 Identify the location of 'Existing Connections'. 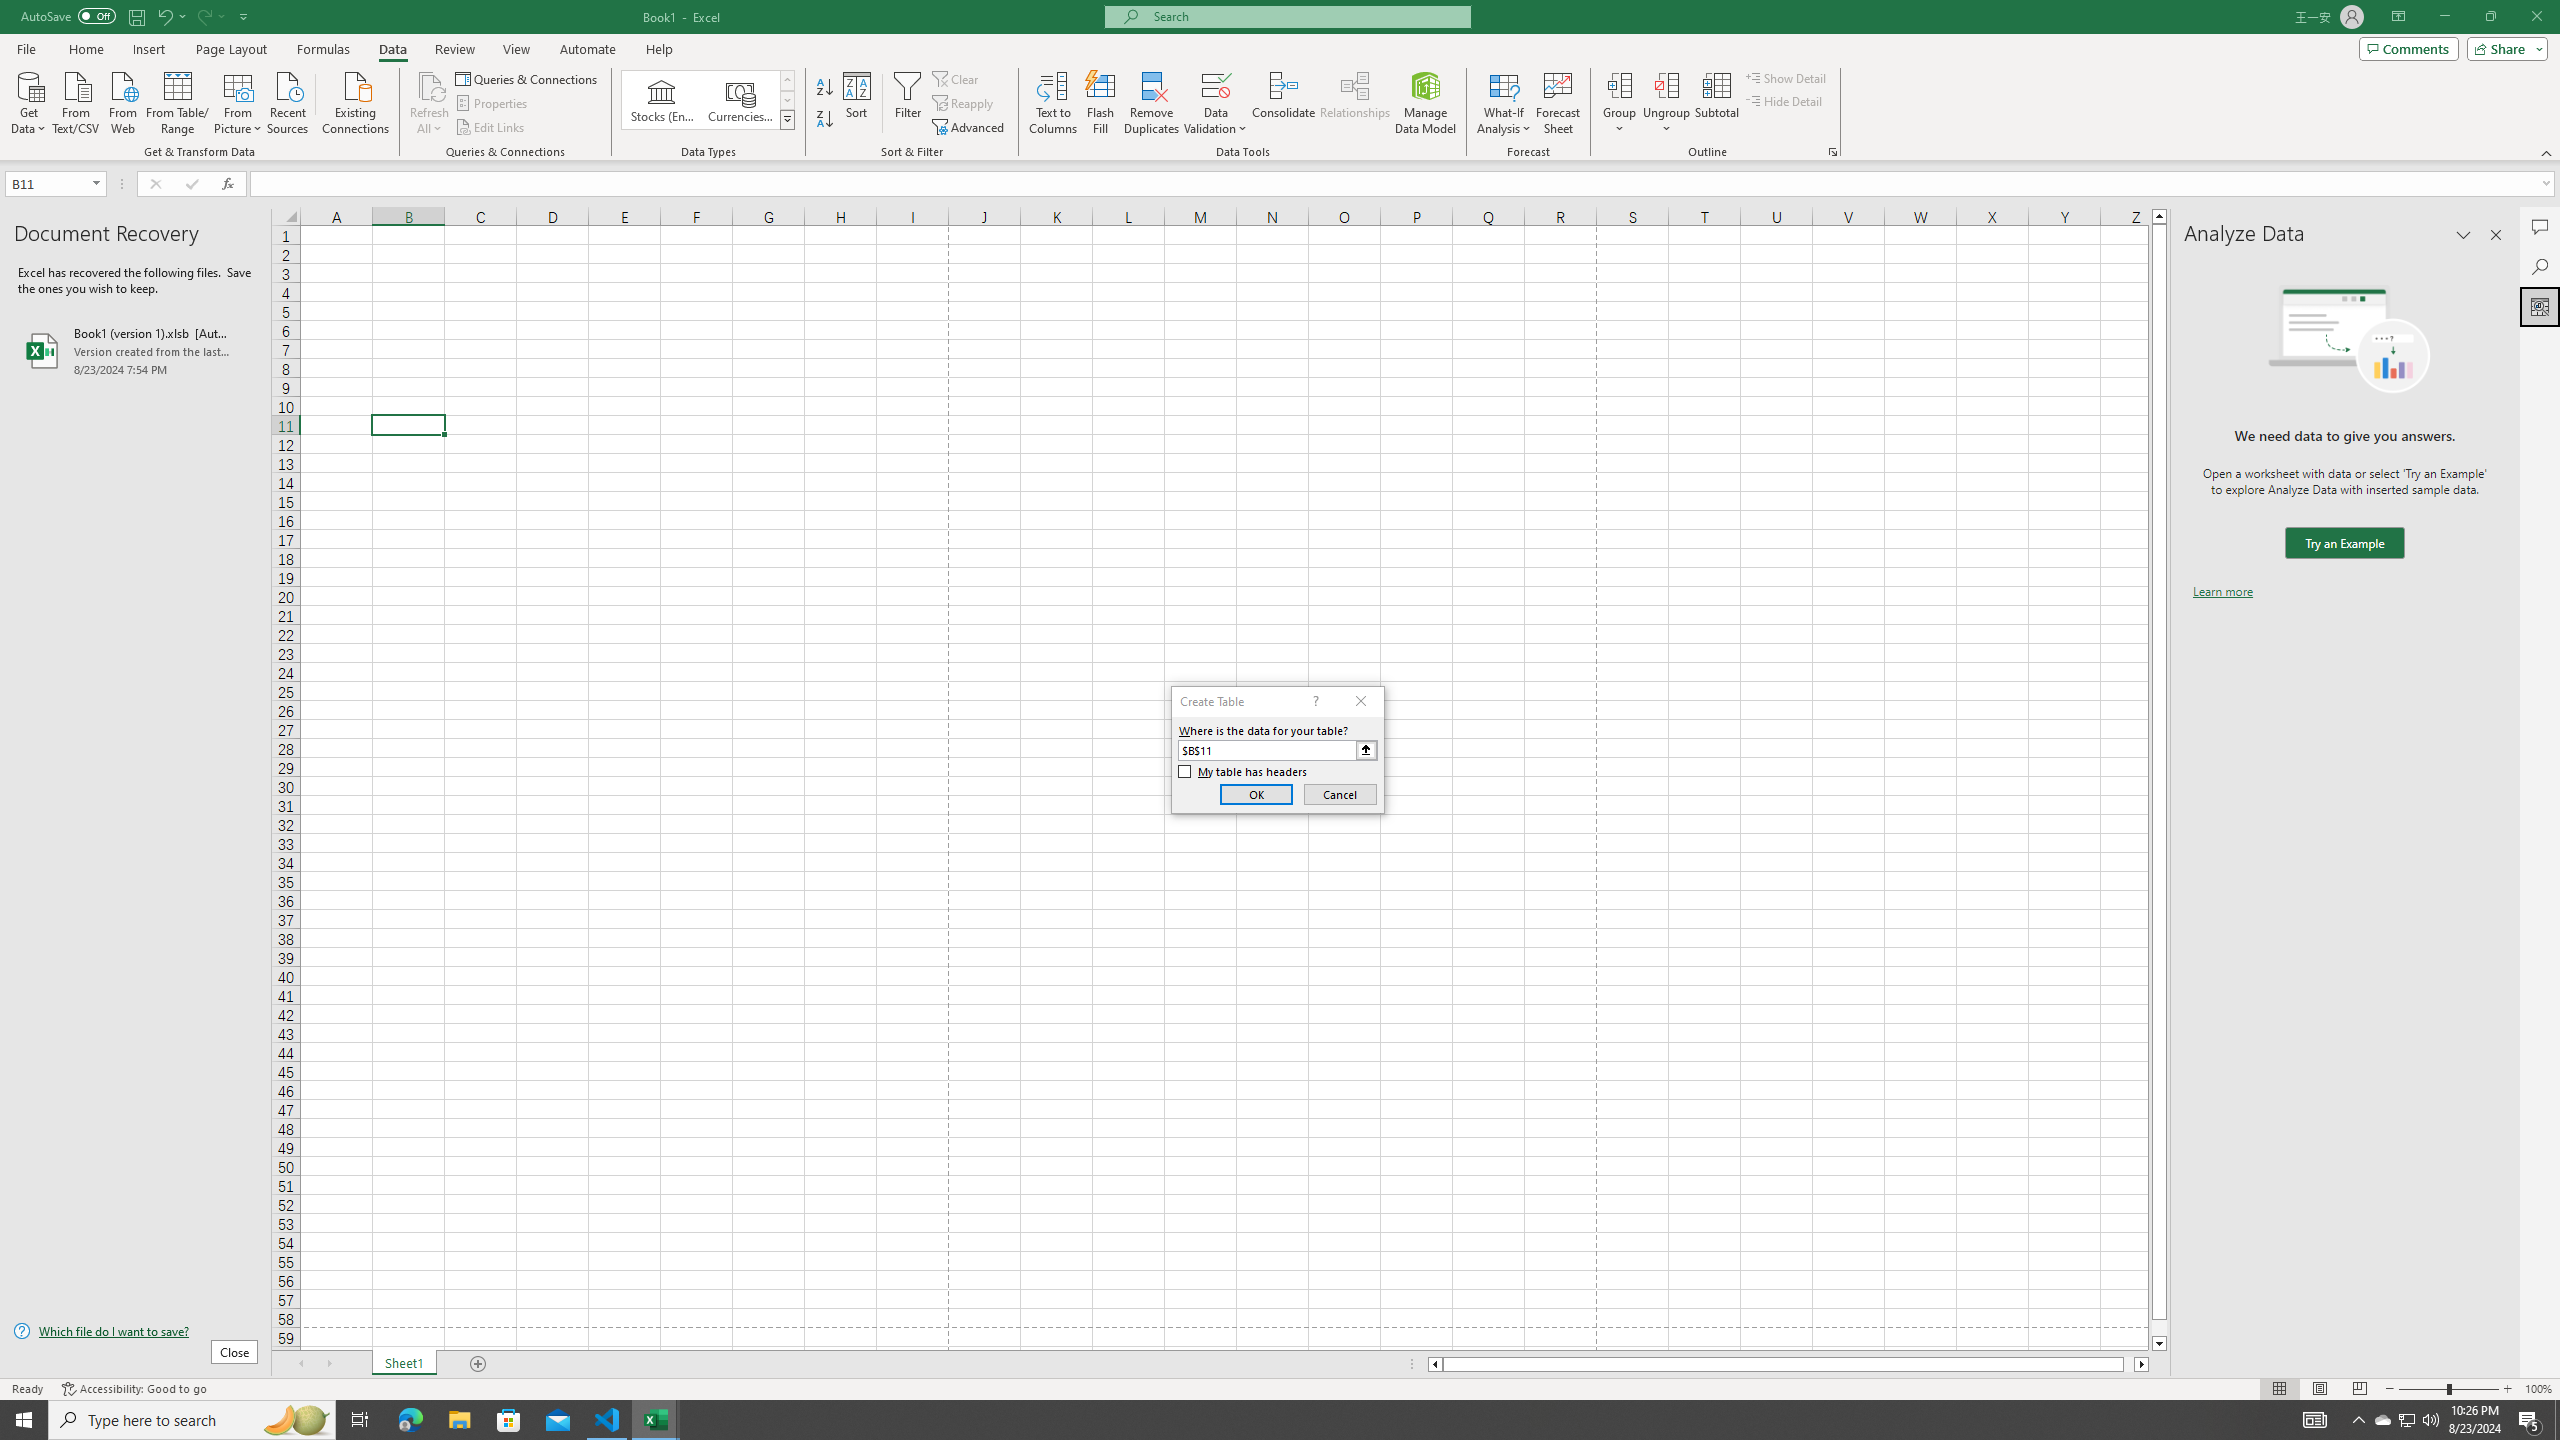
(354, 100).